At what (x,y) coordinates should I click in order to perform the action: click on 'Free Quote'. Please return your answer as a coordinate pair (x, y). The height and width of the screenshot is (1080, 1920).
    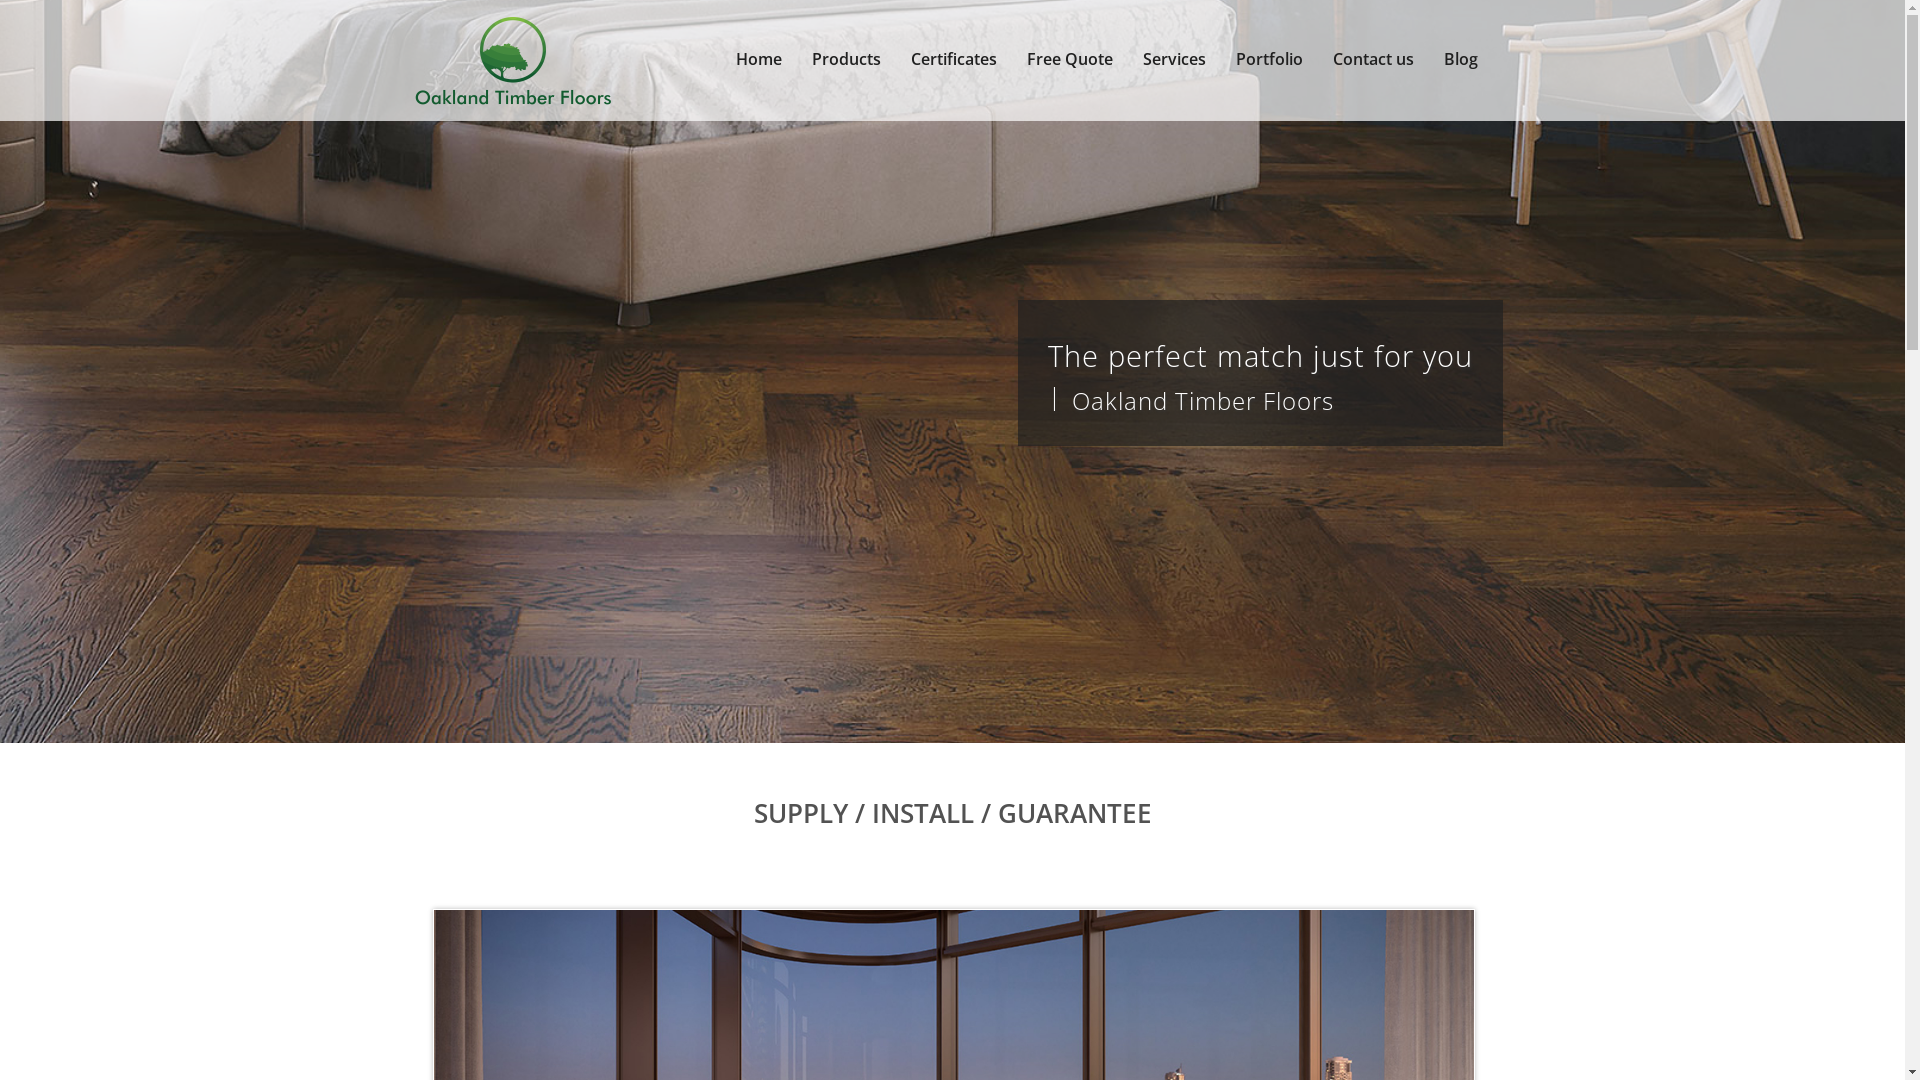
    Looking at the image, I should click on (1069, 59).